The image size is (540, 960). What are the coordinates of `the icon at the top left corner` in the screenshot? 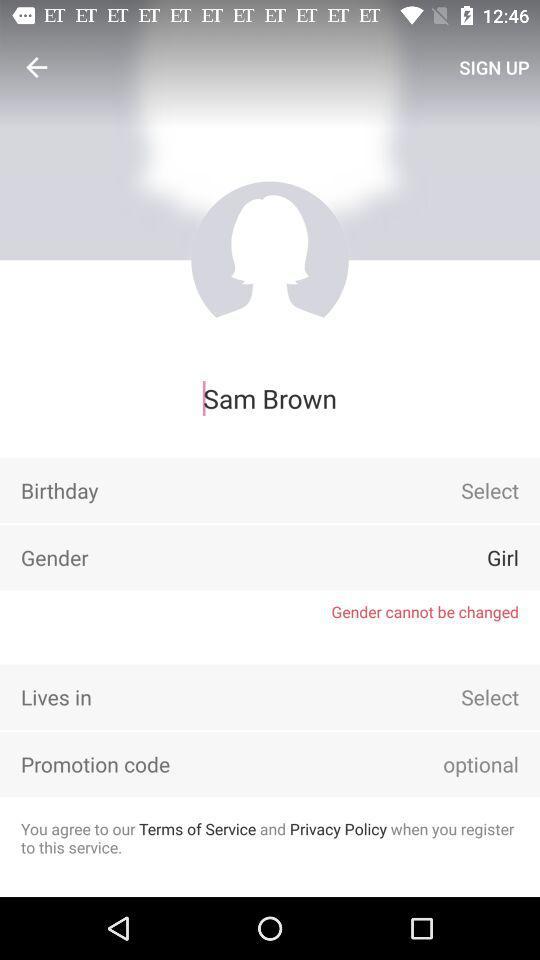 It's located at (36, 67).